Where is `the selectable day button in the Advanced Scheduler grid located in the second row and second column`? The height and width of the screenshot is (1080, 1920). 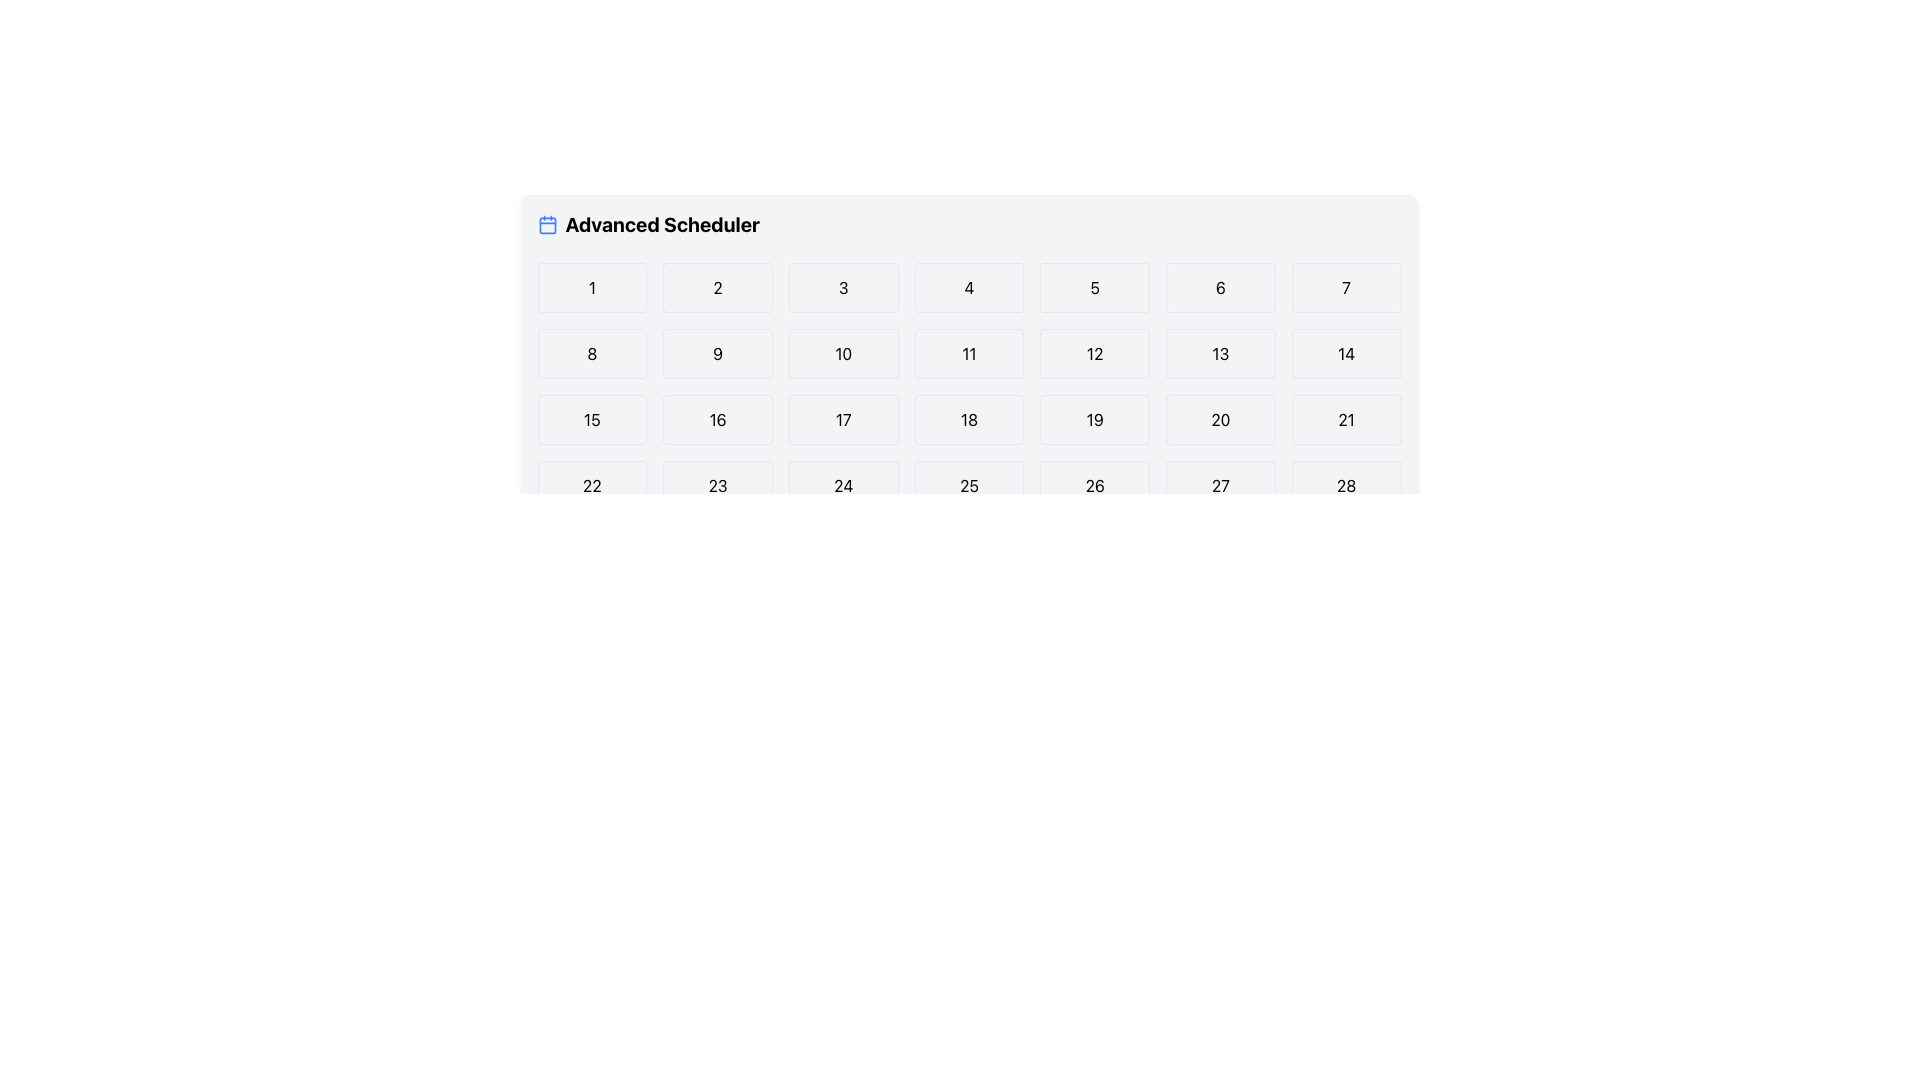
the selectable day button in the Advanced Scheduler grid located in the second row and second column is located at coordinates (718, 353).